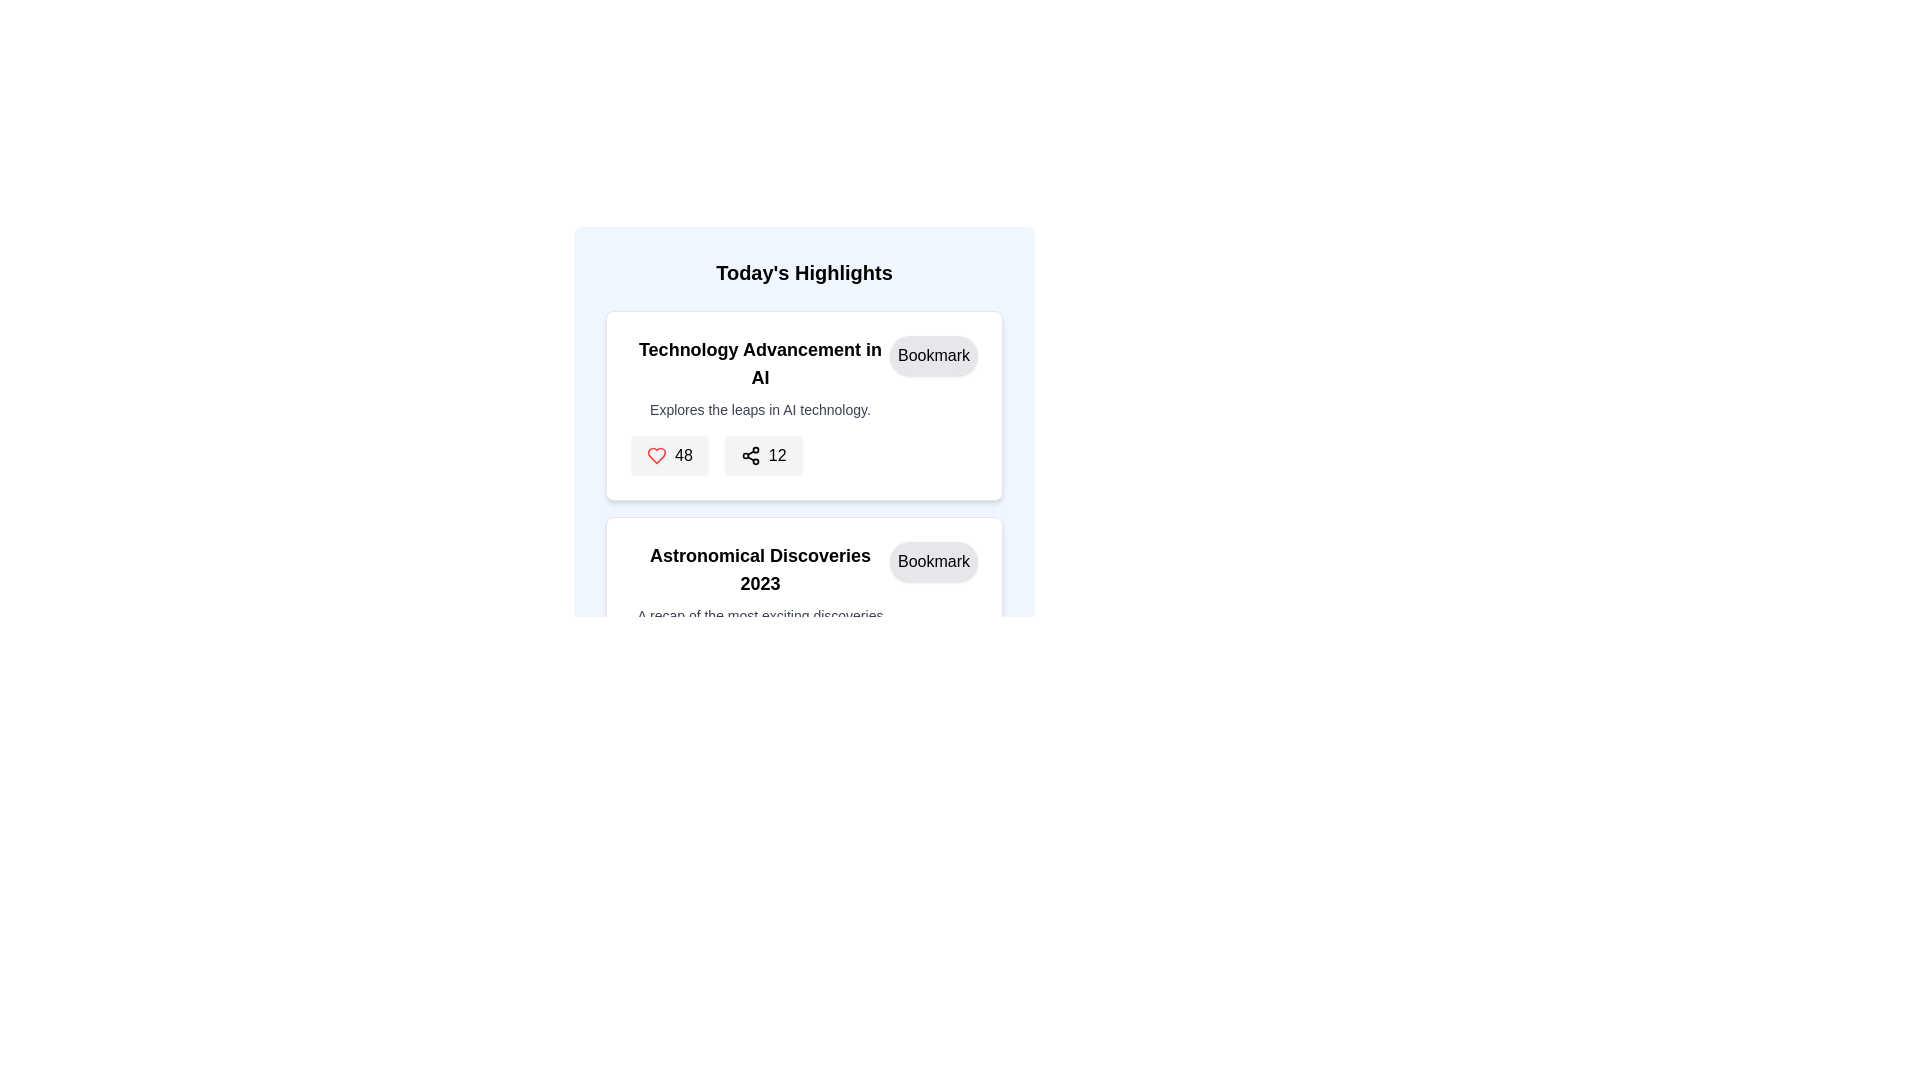 This screenshot has height=1080, width=1920. I want to click on the text element providing a brief description under the heading 'Astronomical Discoveries 2023', so click(759, 624).